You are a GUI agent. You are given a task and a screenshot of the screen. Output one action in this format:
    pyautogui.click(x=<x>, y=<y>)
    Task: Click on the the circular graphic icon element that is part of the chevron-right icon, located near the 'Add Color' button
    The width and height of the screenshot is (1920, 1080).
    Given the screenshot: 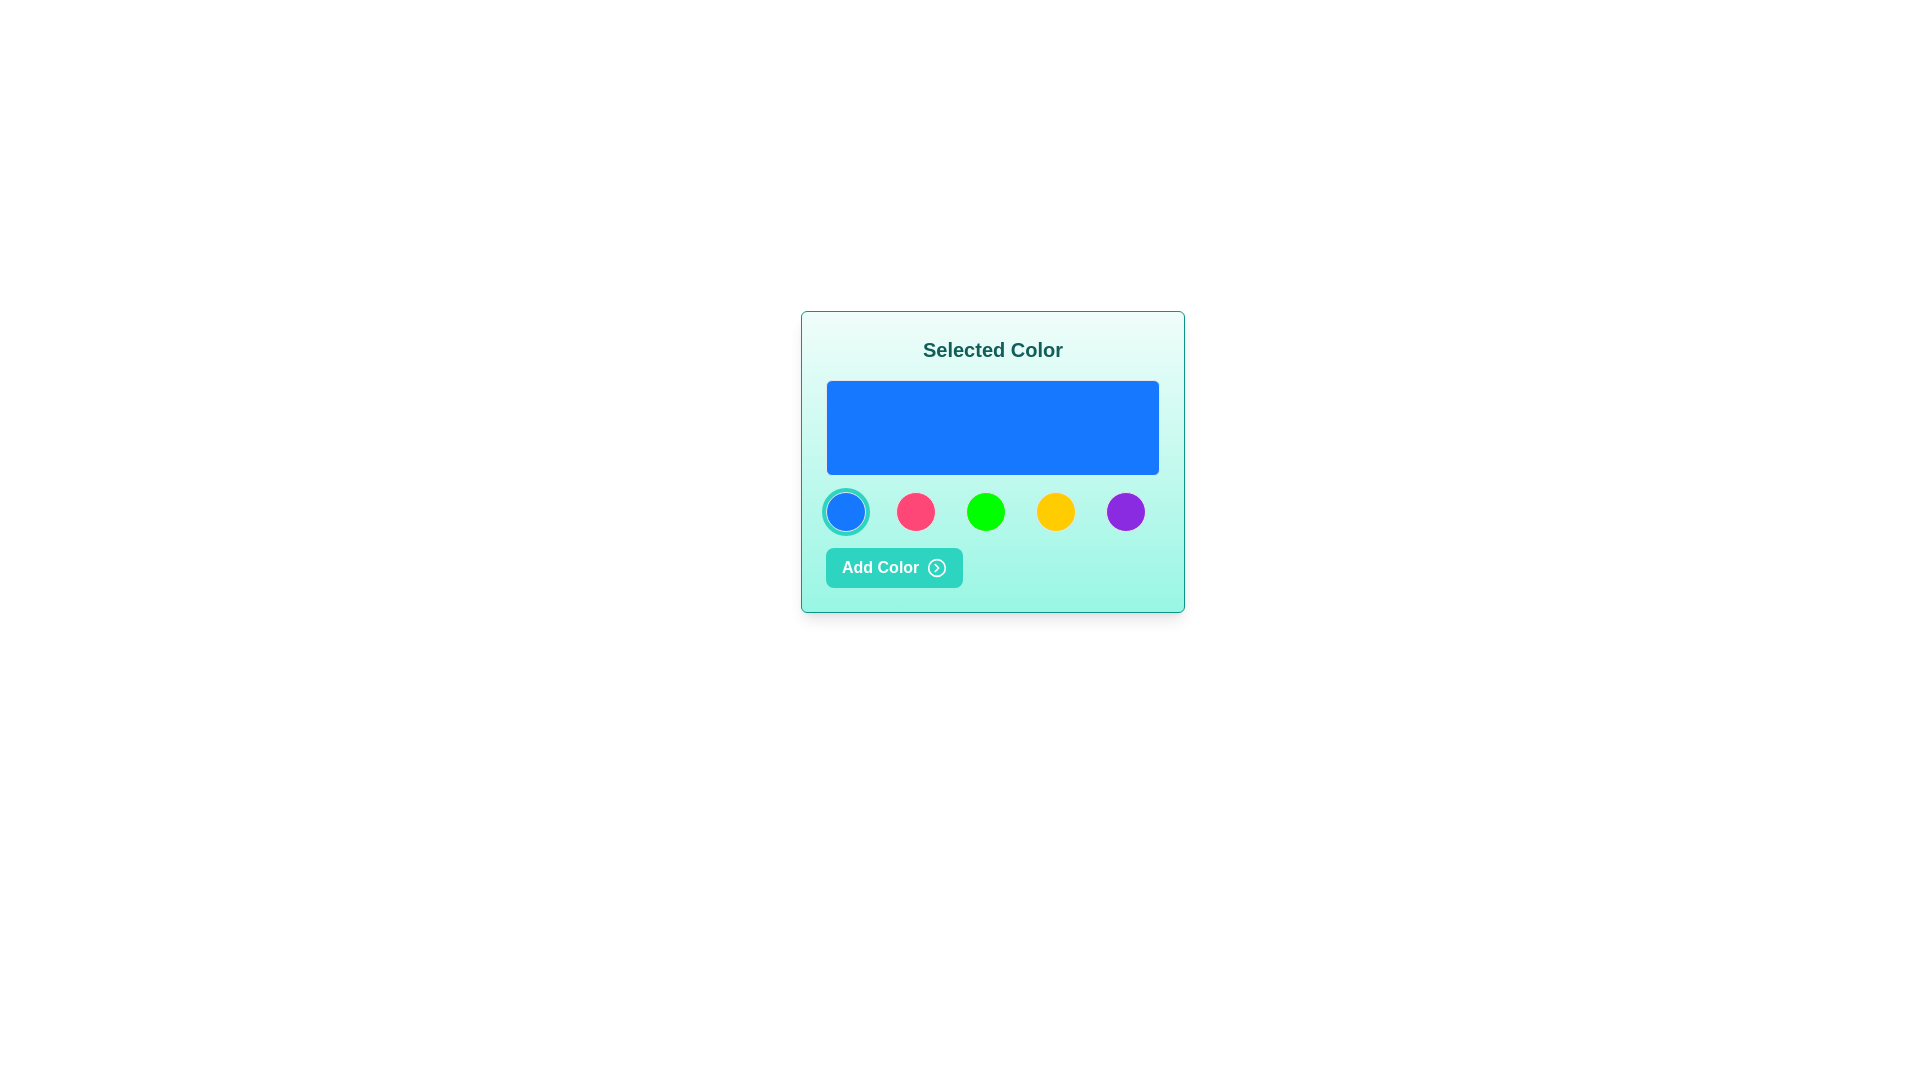 What is the action you would take?
    pyautogui.click(x=936, y=567)
    